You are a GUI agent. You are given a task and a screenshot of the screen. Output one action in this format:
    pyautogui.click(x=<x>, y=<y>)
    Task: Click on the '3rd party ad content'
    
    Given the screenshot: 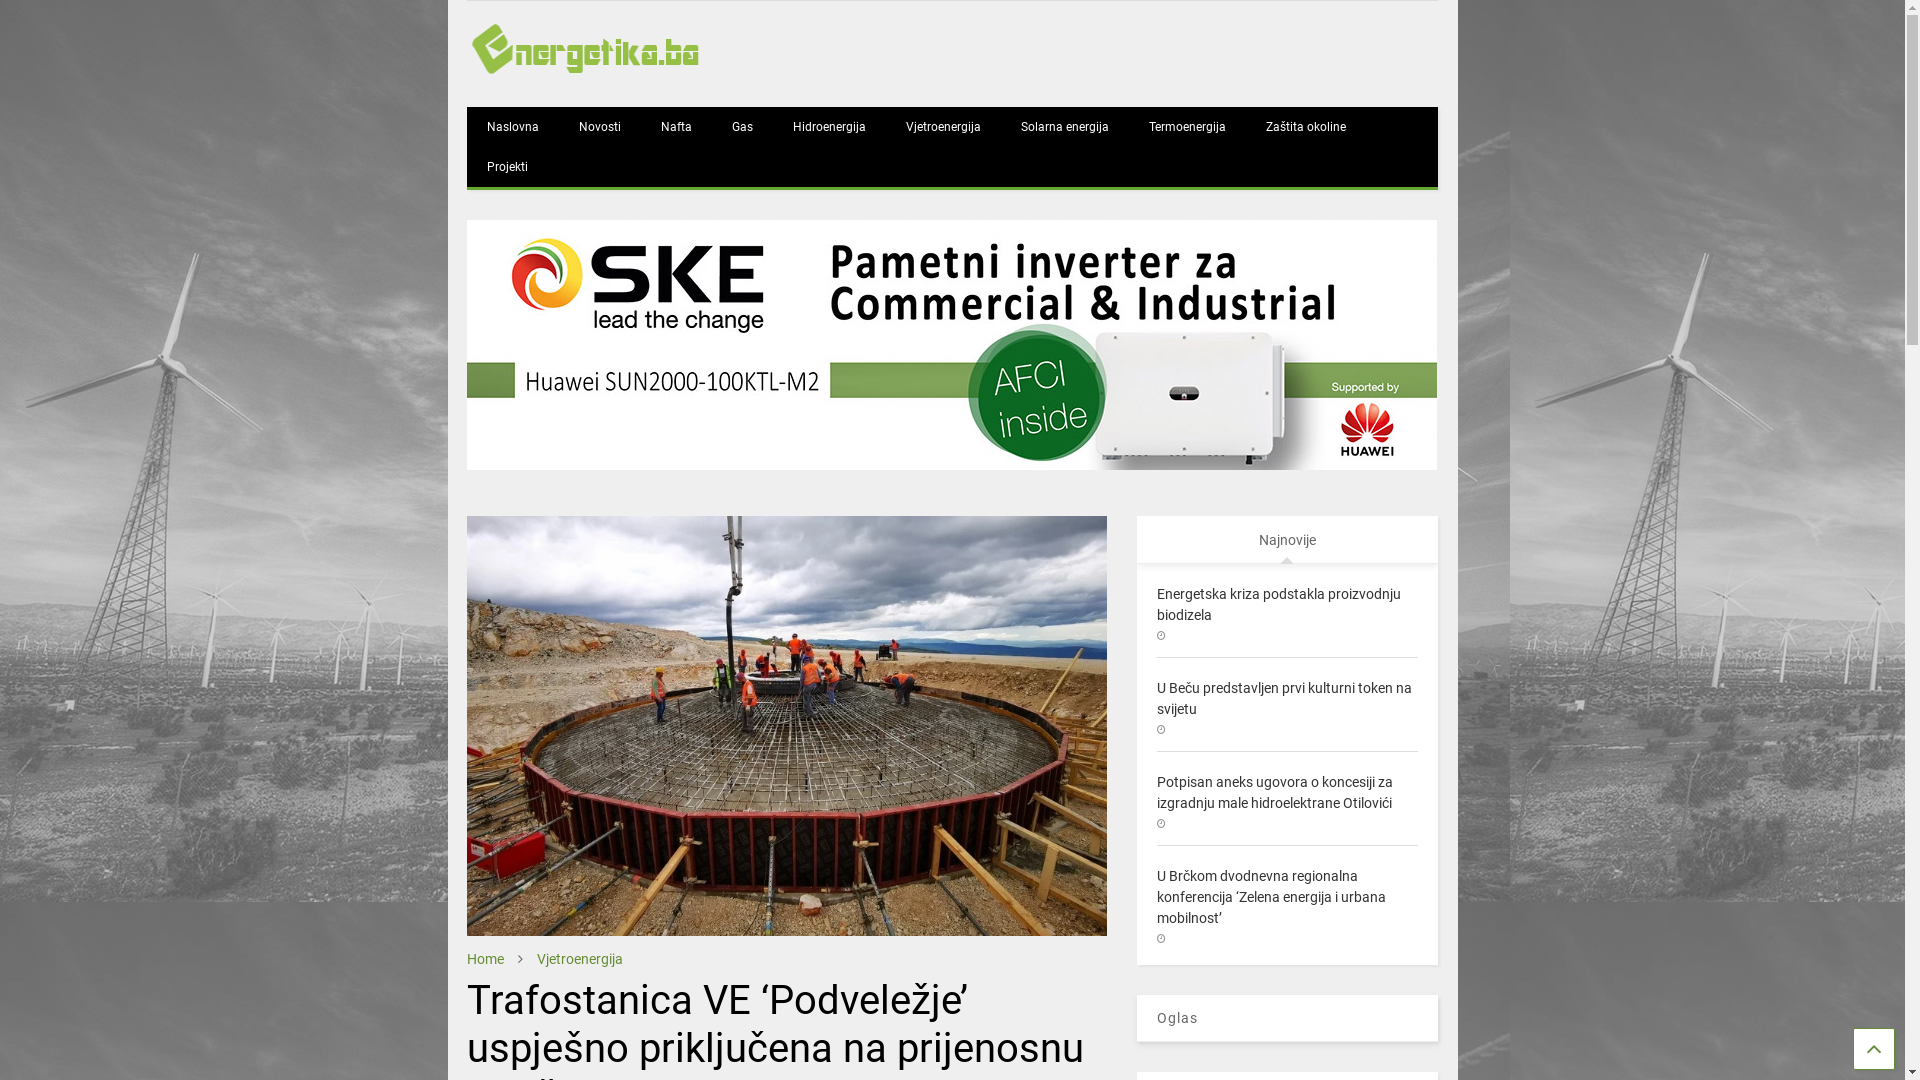 What is the action you would take?
    pyautogui.click(x=950, y=343)
    